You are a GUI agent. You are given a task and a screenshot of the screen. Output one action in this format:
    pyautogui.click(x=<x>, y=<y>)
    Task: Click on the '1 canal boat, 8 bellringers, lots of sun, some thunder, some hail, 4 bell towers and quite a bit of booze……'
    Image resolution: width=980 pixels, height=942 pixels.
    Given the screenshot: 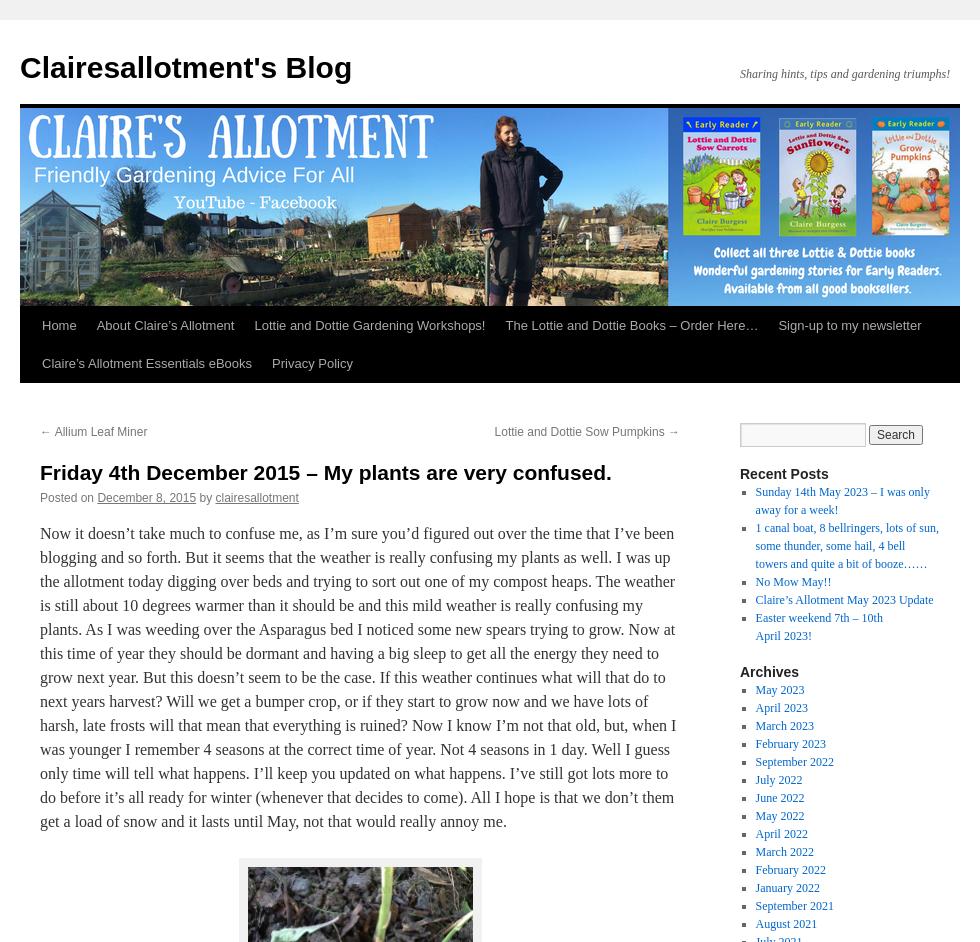 What is the action you would take?
    pyautogui.click(x=846, y=544)
    